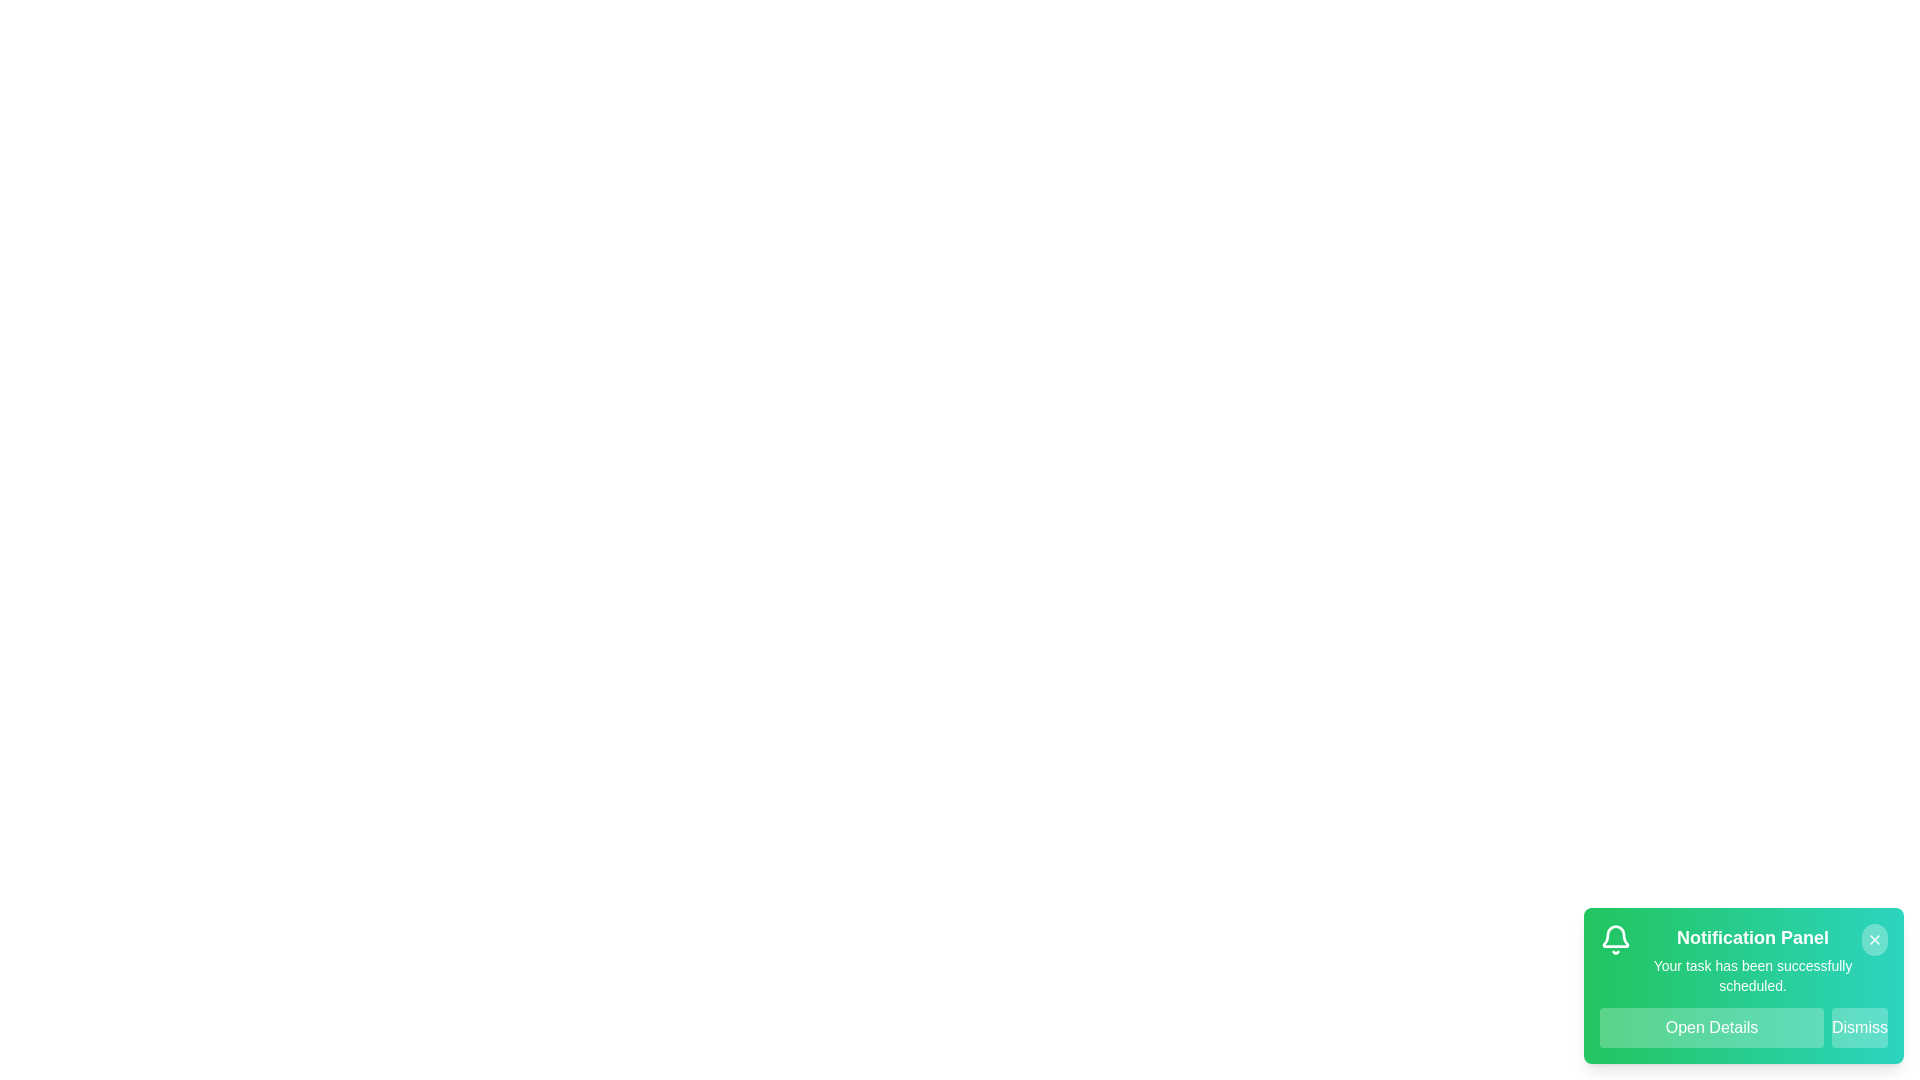 Image resolution: width=1920 pixels, height=1080 pixels. What do you see at coordinates (1711, 1028) in the screenshot?
I see `the 'Open Details' button to access detailed information` at bounding box center [1711, 1028].